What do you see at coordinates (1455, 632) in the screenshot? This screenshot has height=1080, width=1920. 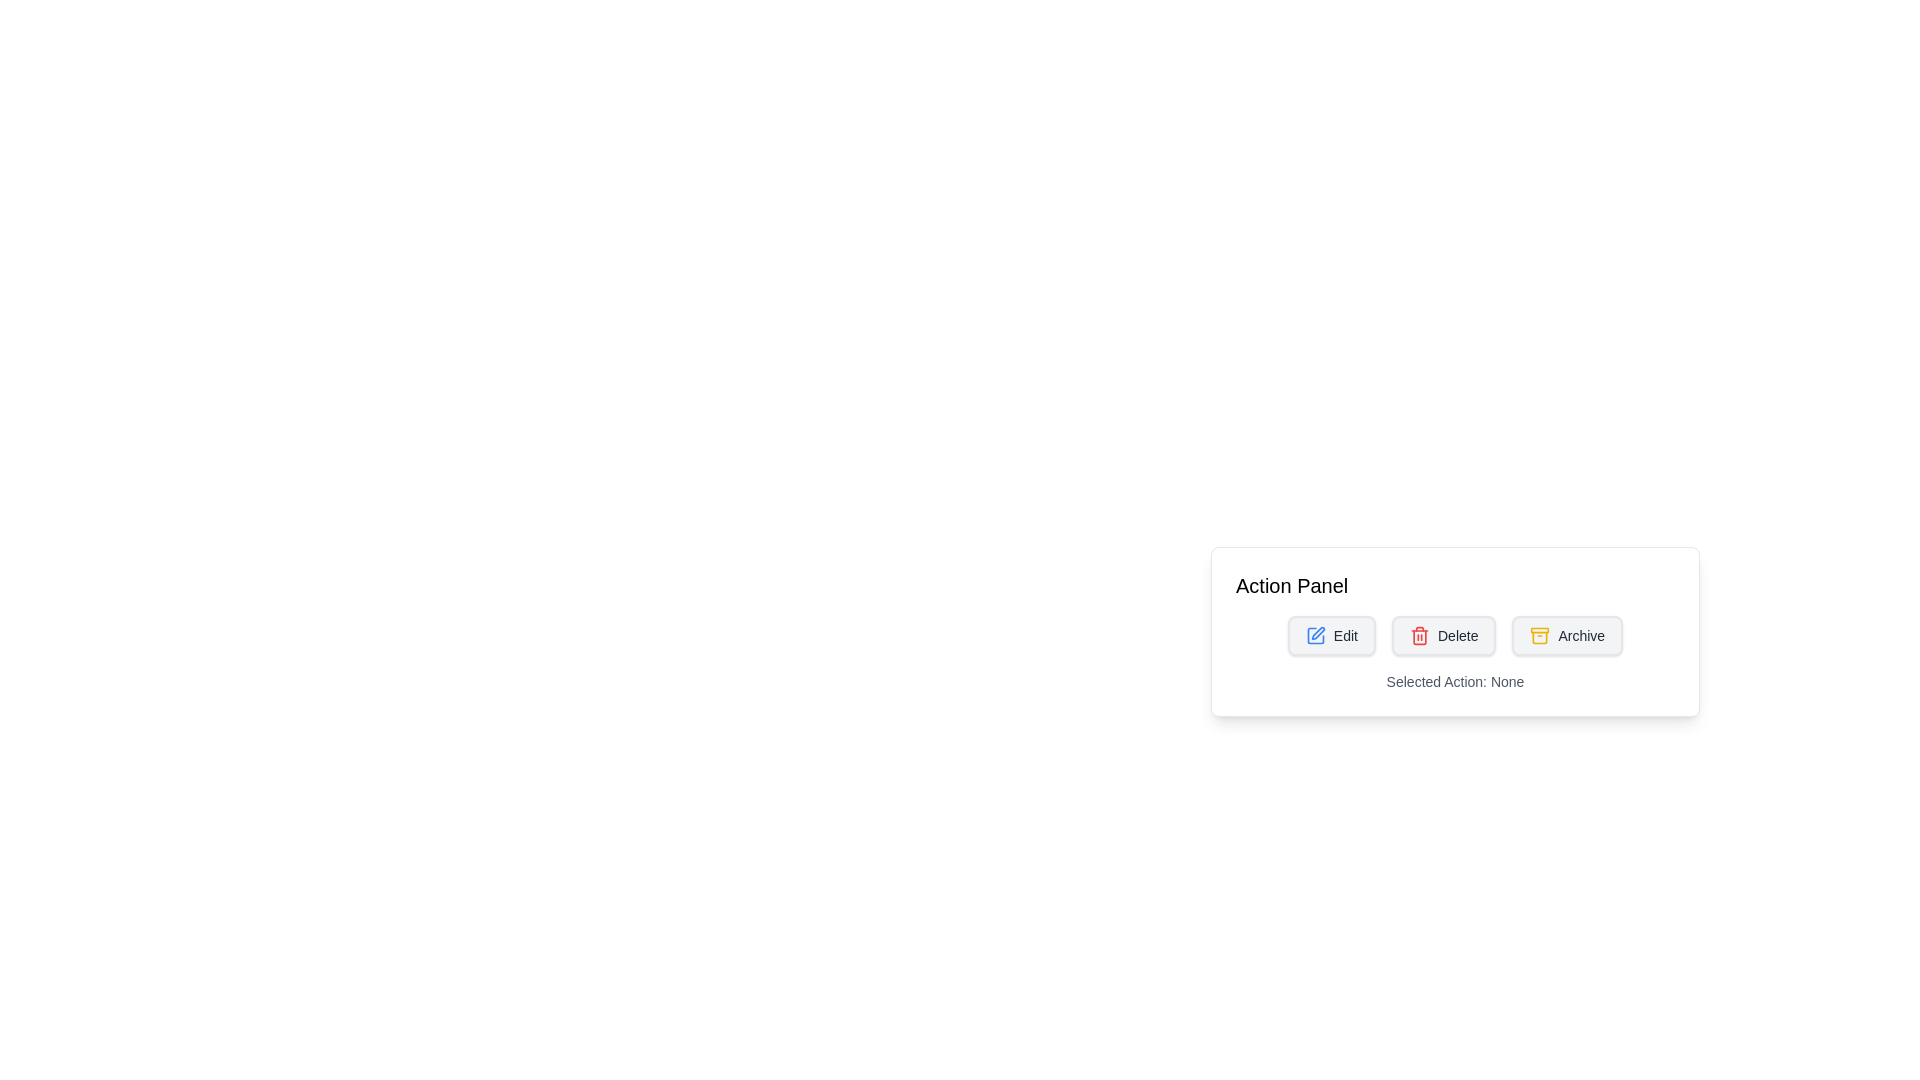 I see `the buttons in the Action panel located below the title 'Action Panel'` at bounding box center [1455, 632].